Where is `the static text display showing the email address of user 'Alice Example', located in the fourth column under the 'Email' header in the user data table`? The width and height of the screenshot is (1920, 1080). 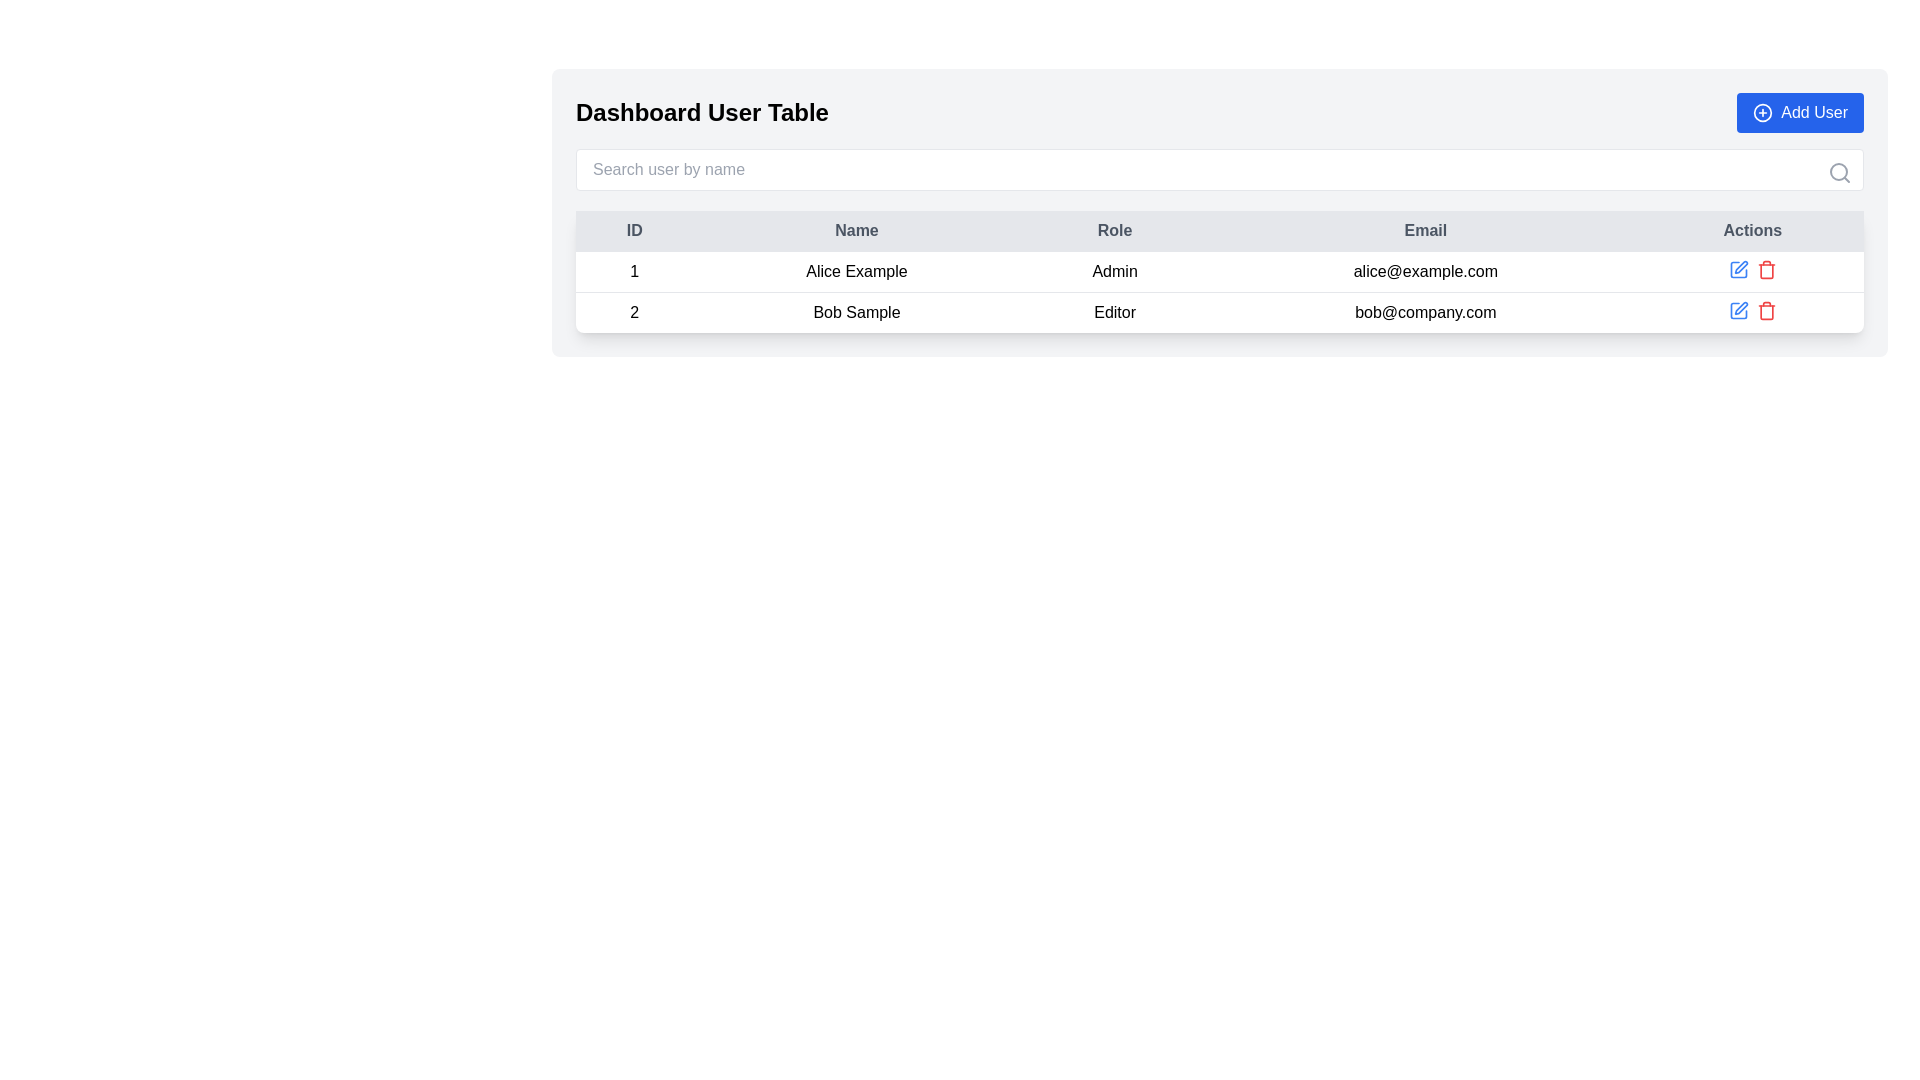
the static text display showing the email address of user 'Alice Example', located in the fourth column under the 'Email' header in the user data table is located at coordinates (1424, 272).